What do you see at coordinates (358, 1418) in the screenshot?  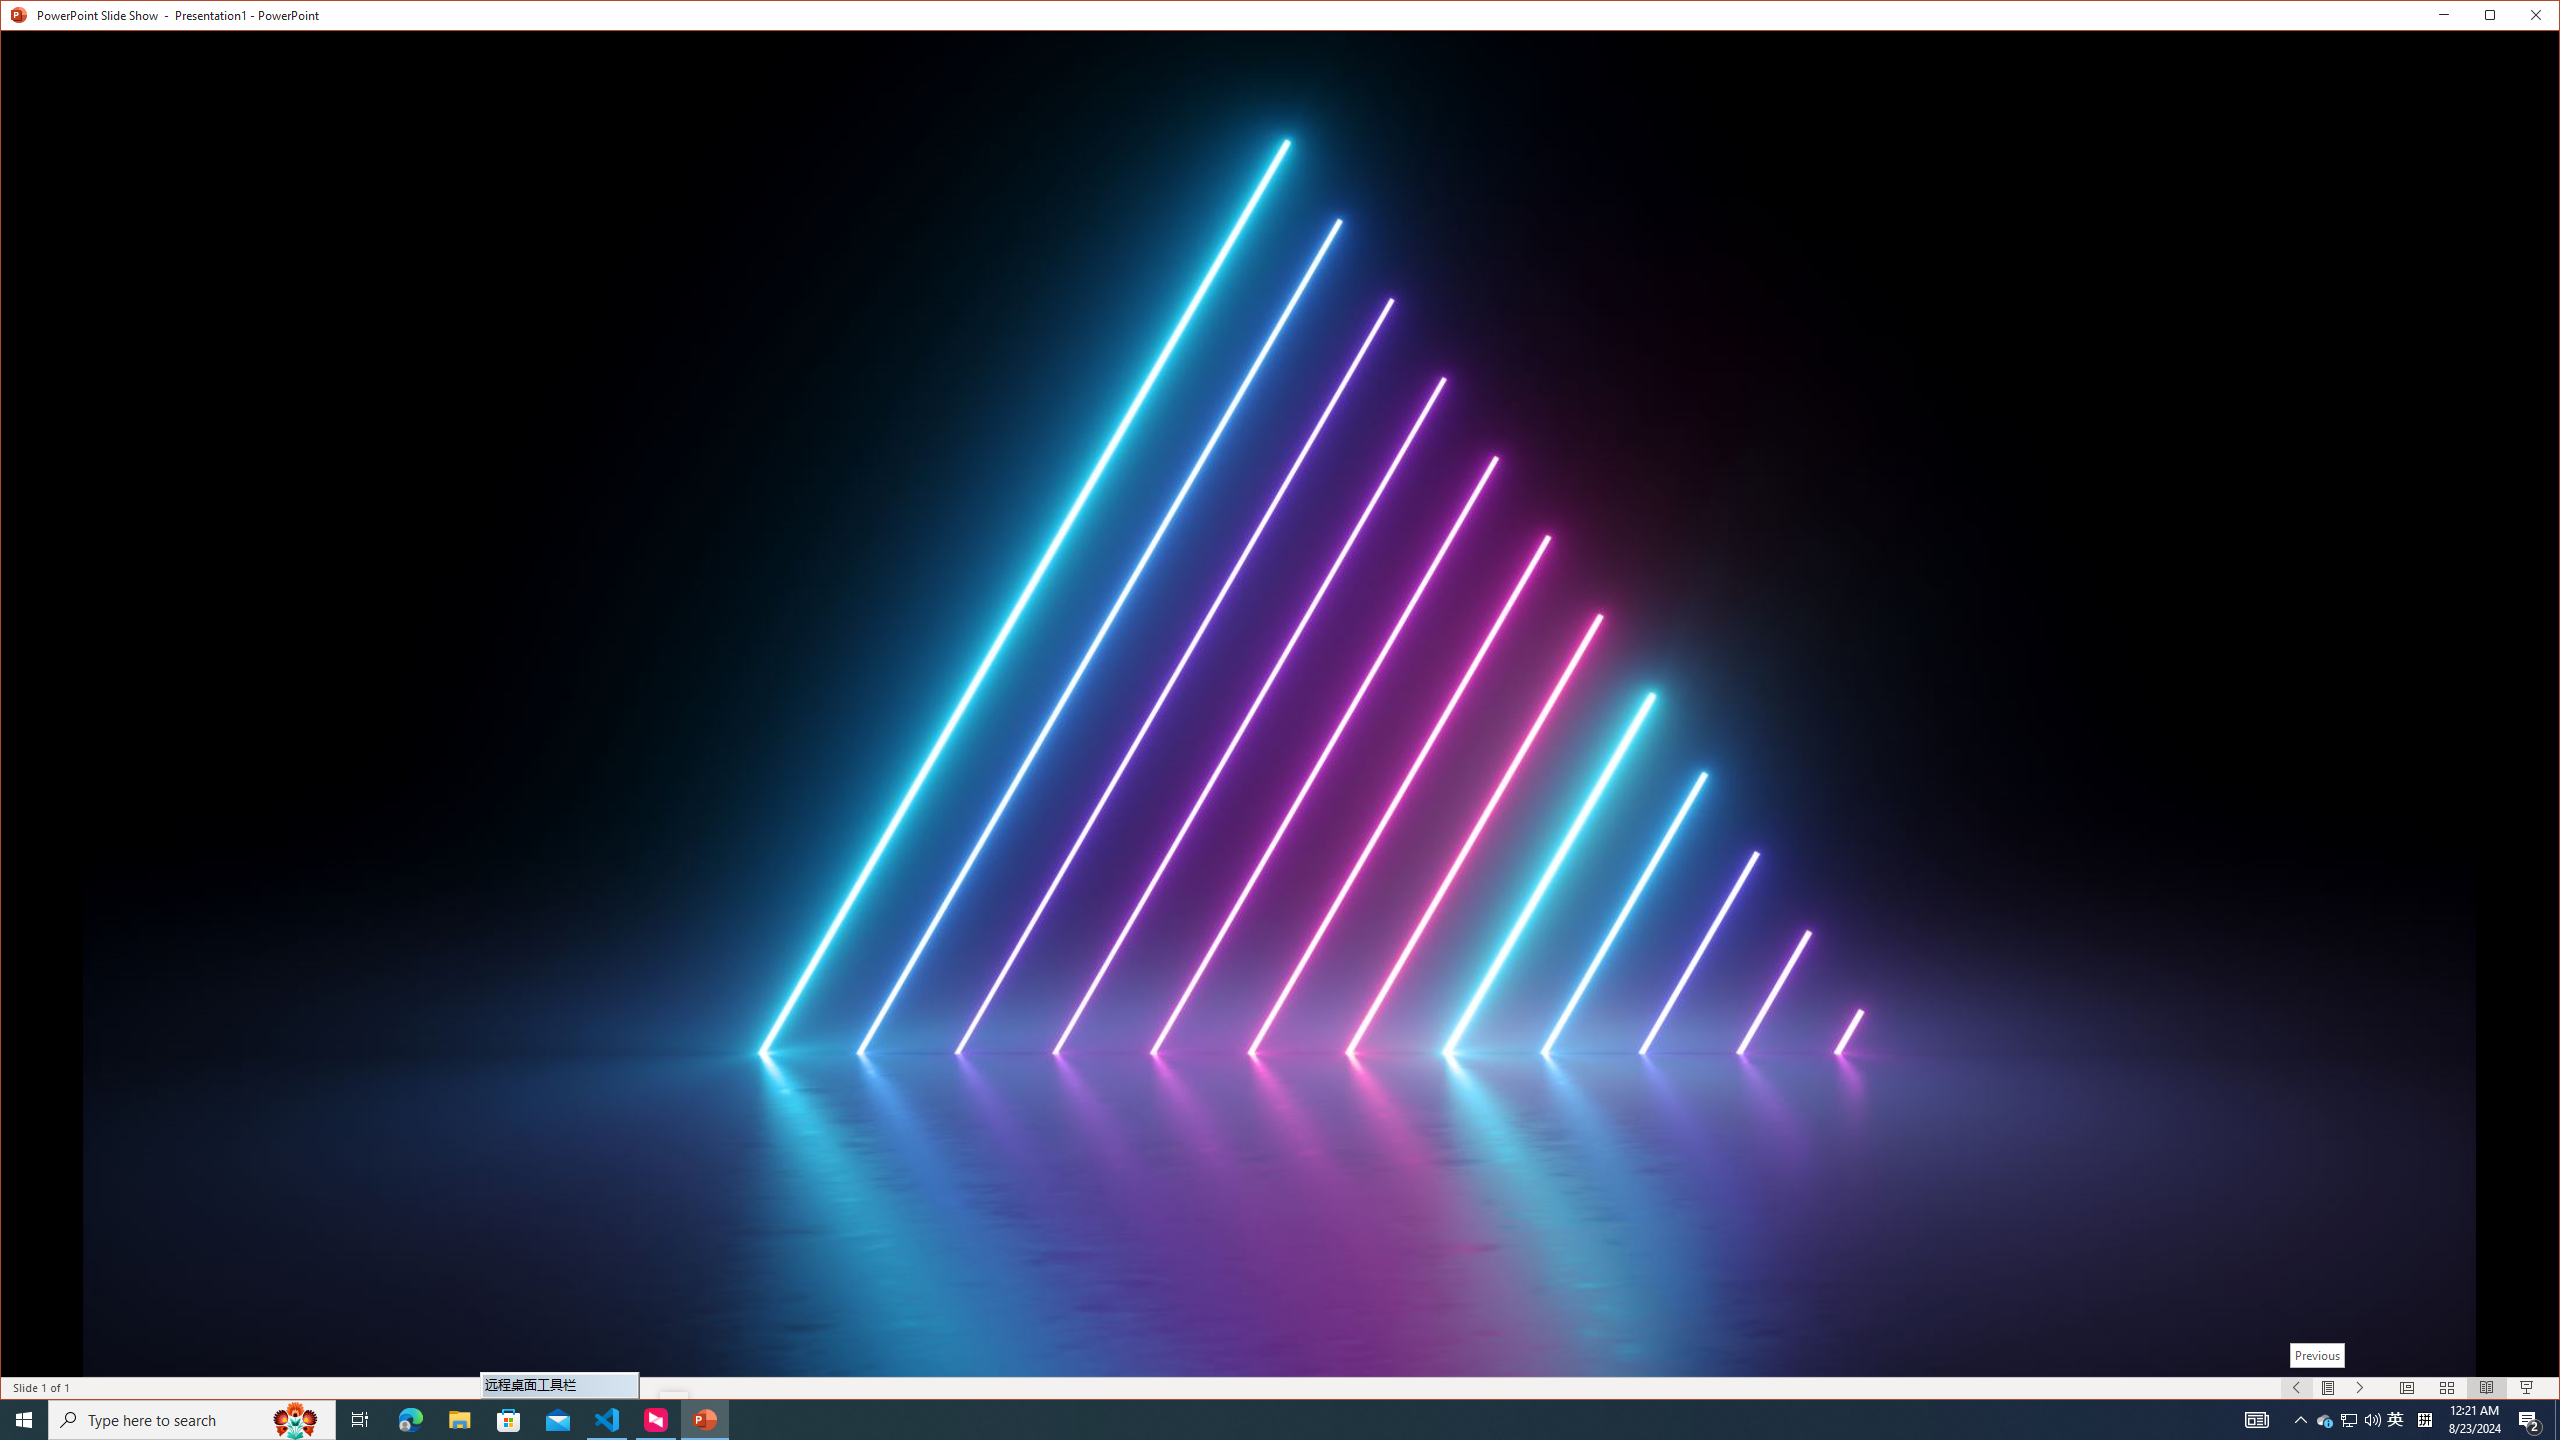 I see `'Task View'` at bounding box center [358, 1418].